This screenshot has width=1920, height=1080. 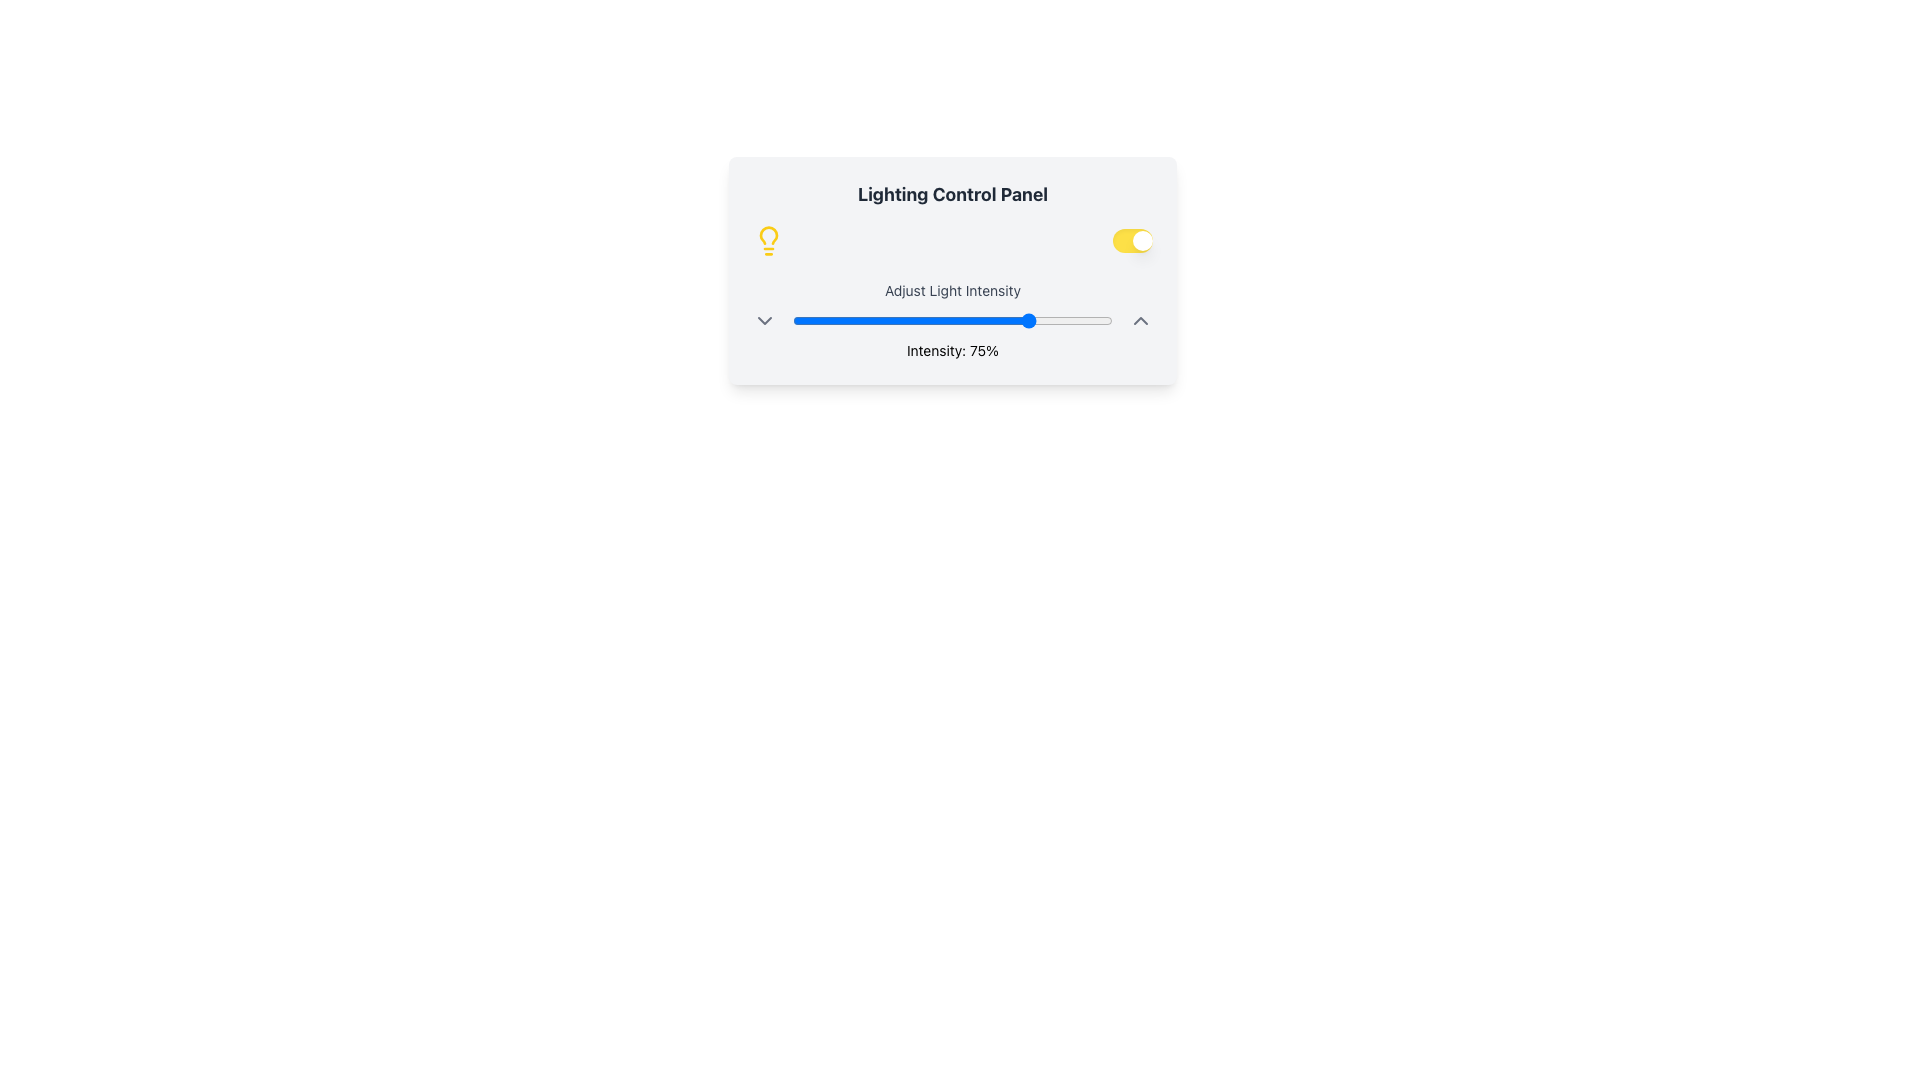 I want to click on the yellow toggle switch with a white handle on the right in the 'Lighting Control Panel' section, so click(x=1132, y=239).